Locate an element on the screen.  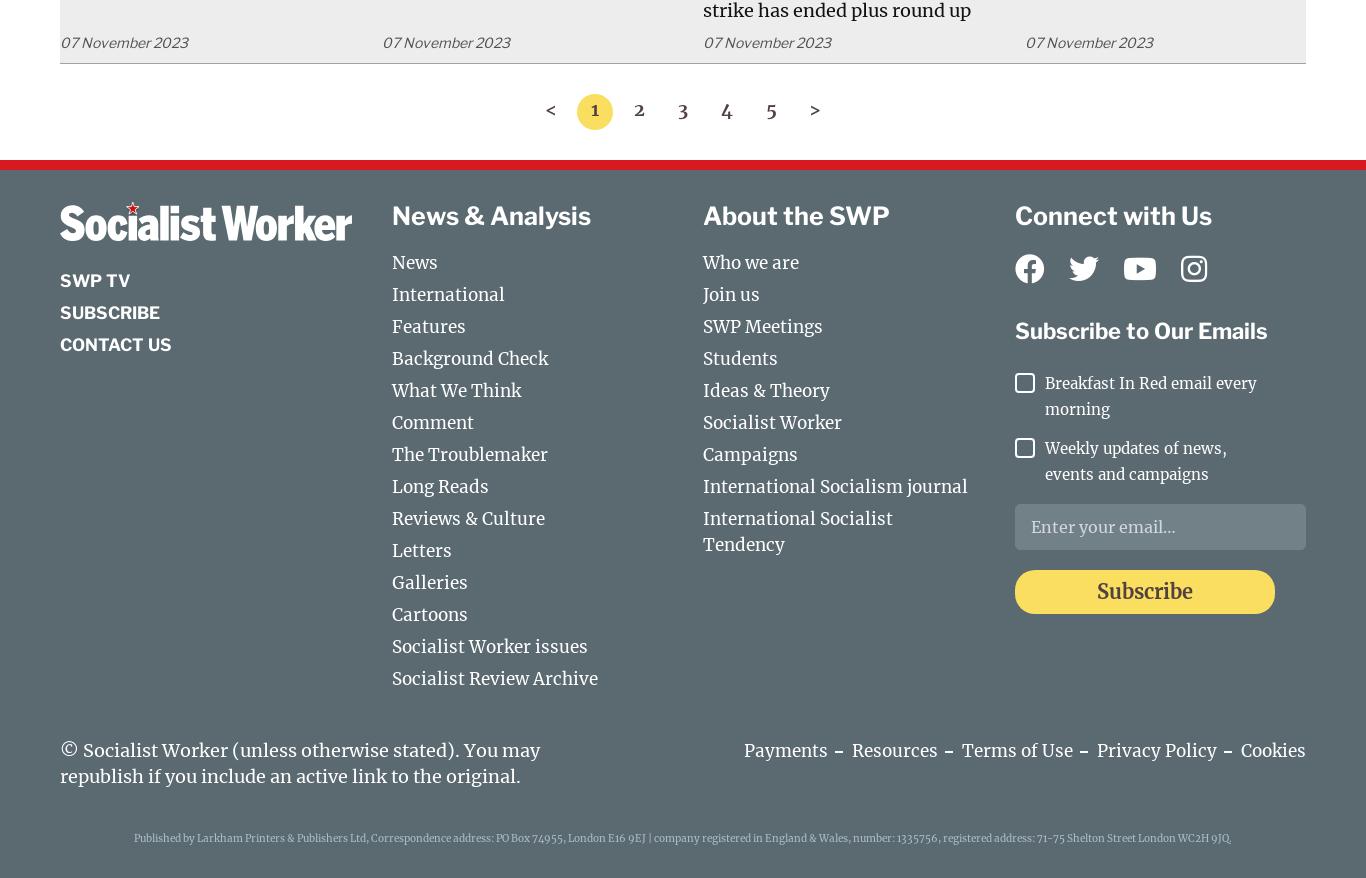
'News' is located at coordinates (413, 261).